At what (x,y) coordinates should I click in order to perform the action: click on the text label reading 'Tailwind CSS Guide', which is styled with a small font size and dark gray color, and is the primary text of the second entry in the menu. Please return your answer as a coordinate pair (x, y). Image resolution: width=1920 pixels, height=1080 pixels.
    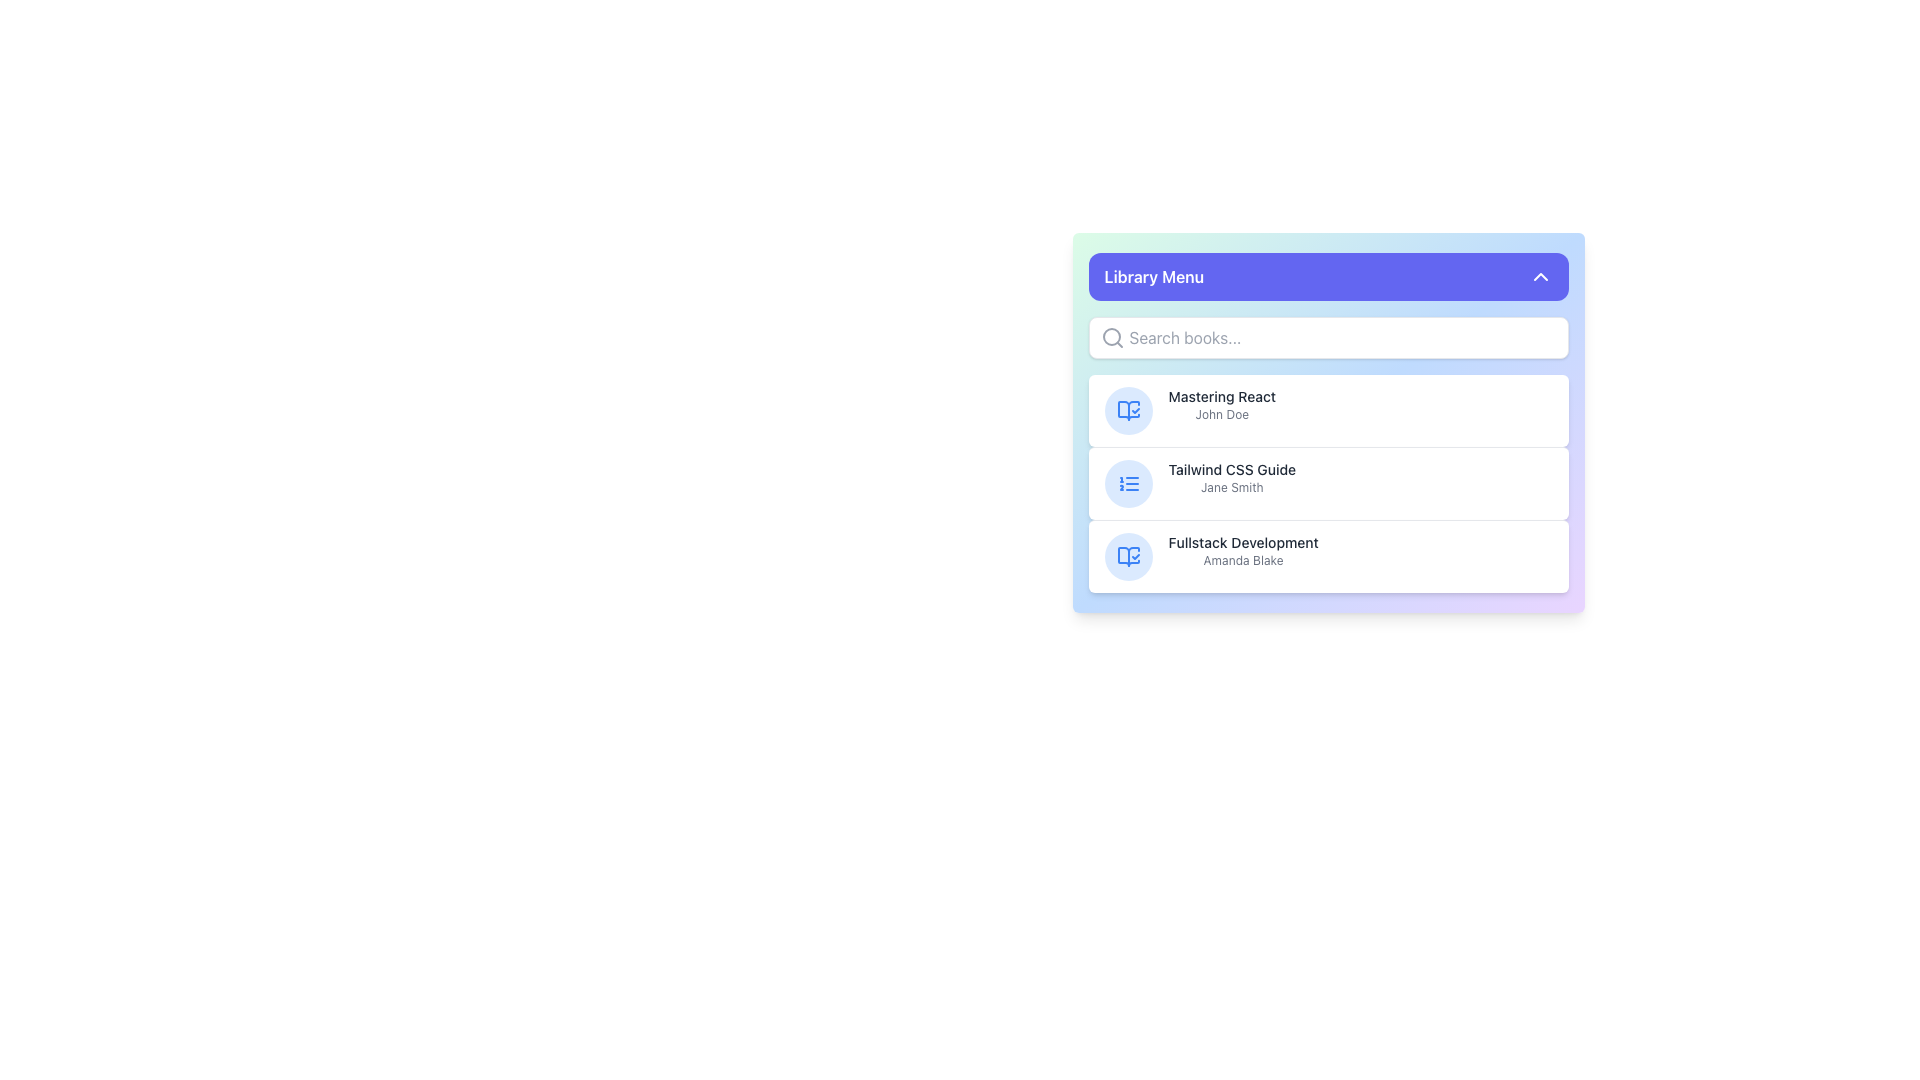
    Looking at the image, I should click on (1231, 470).